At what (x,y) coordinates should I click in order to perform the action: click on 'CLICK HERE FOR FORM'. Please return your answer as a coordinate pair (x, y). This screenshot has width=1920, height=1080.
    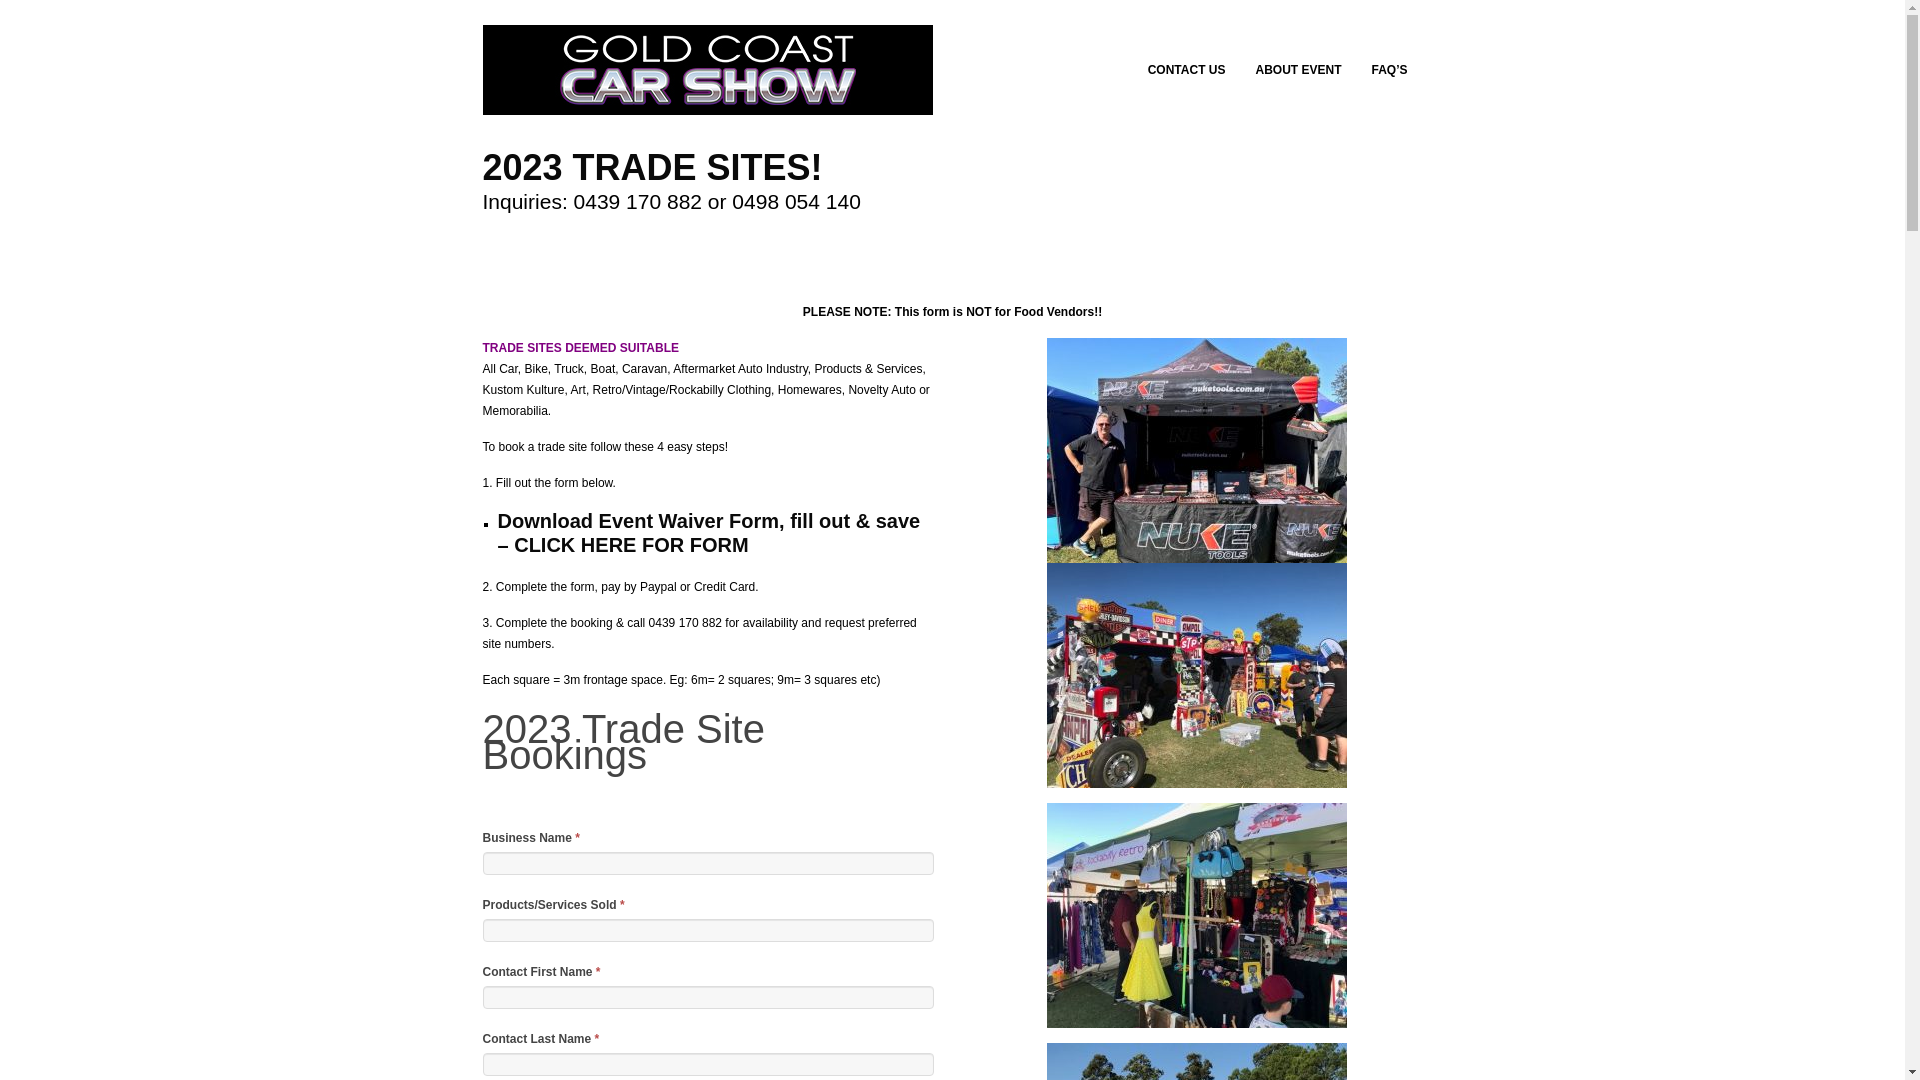
    Looking at the image, I should click on (629, 544).